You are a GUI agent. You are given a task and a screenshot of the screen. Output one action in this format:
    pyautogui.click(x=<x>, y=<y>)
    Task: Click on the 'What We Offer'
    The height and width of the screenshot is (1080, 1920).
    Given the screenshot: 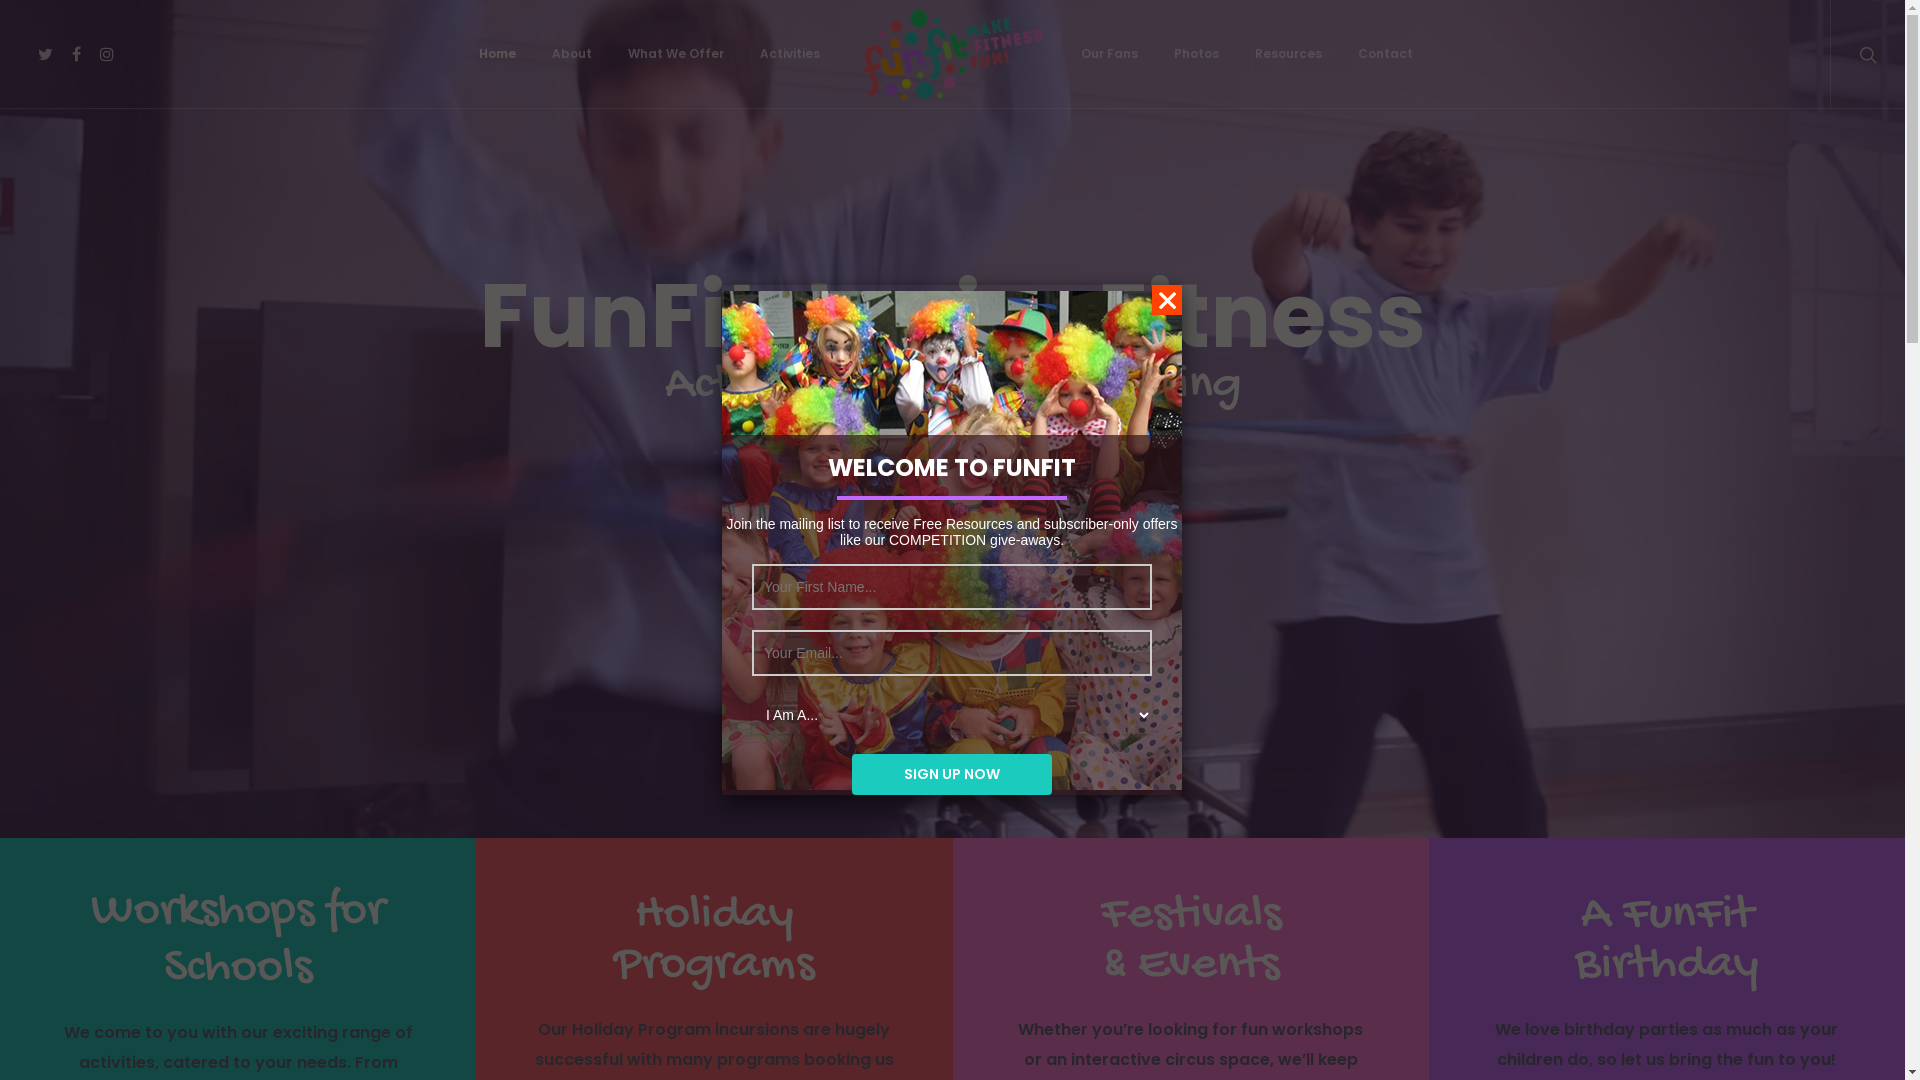 What is the action you would take?
    pyautogui.click(x=612, y=58)
    